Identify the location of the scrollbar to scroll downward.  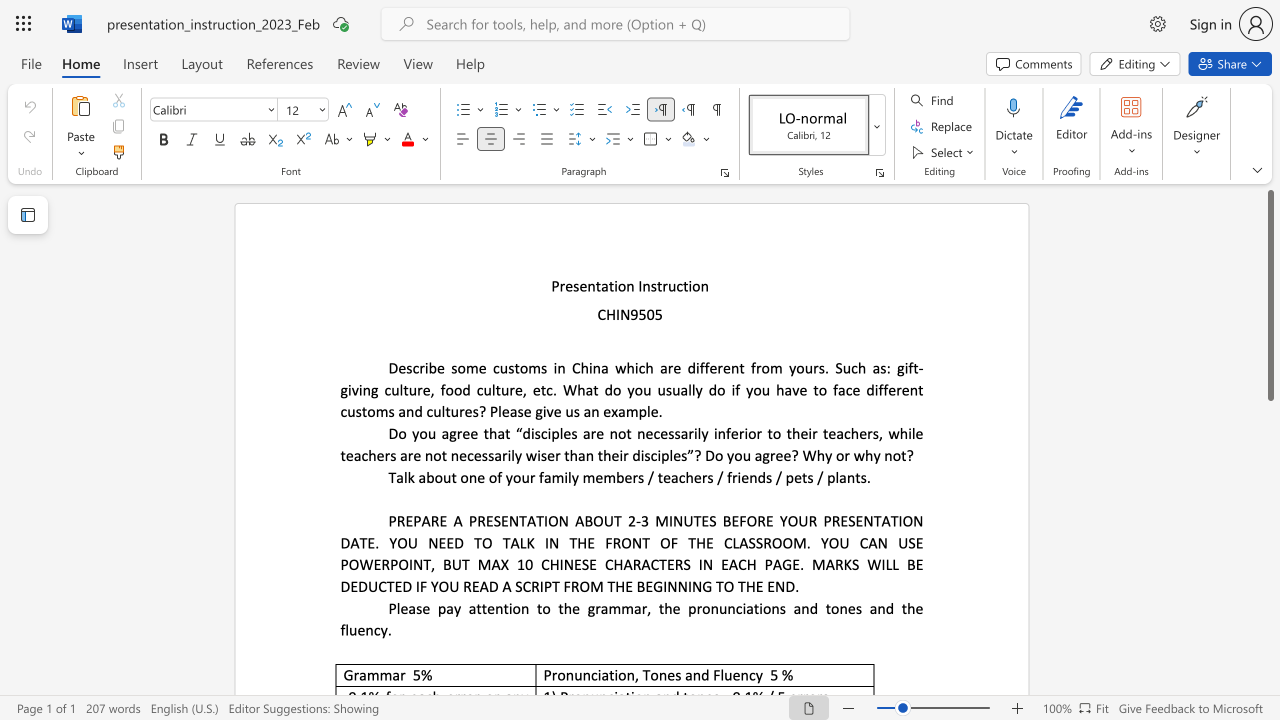
(1269, 460).